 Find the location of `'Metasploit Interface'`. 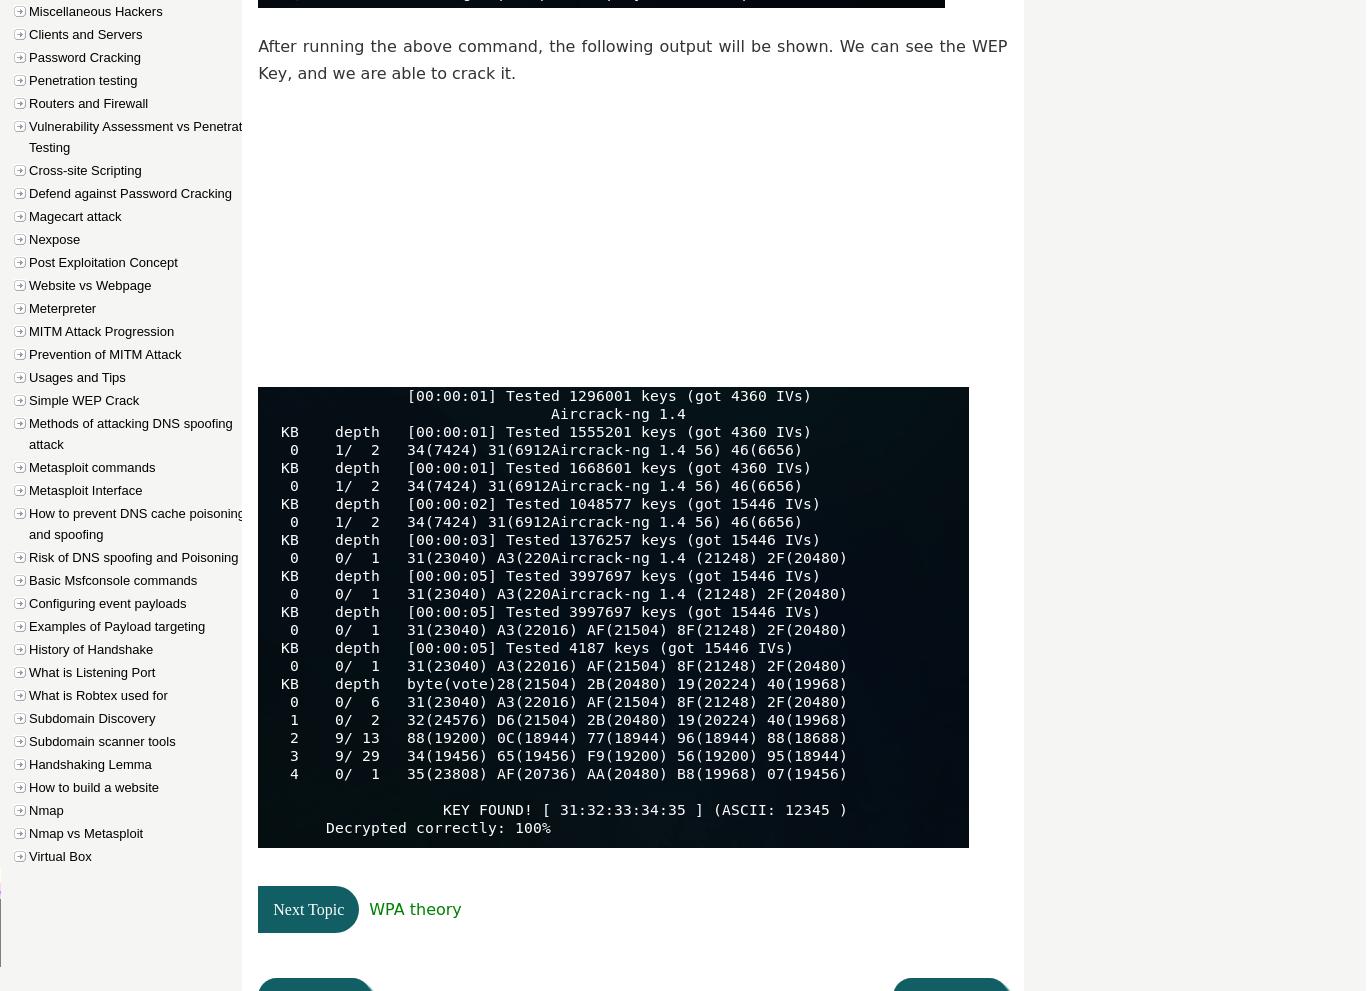

'Metasploit Interface' is located at coordinates (85, 489).